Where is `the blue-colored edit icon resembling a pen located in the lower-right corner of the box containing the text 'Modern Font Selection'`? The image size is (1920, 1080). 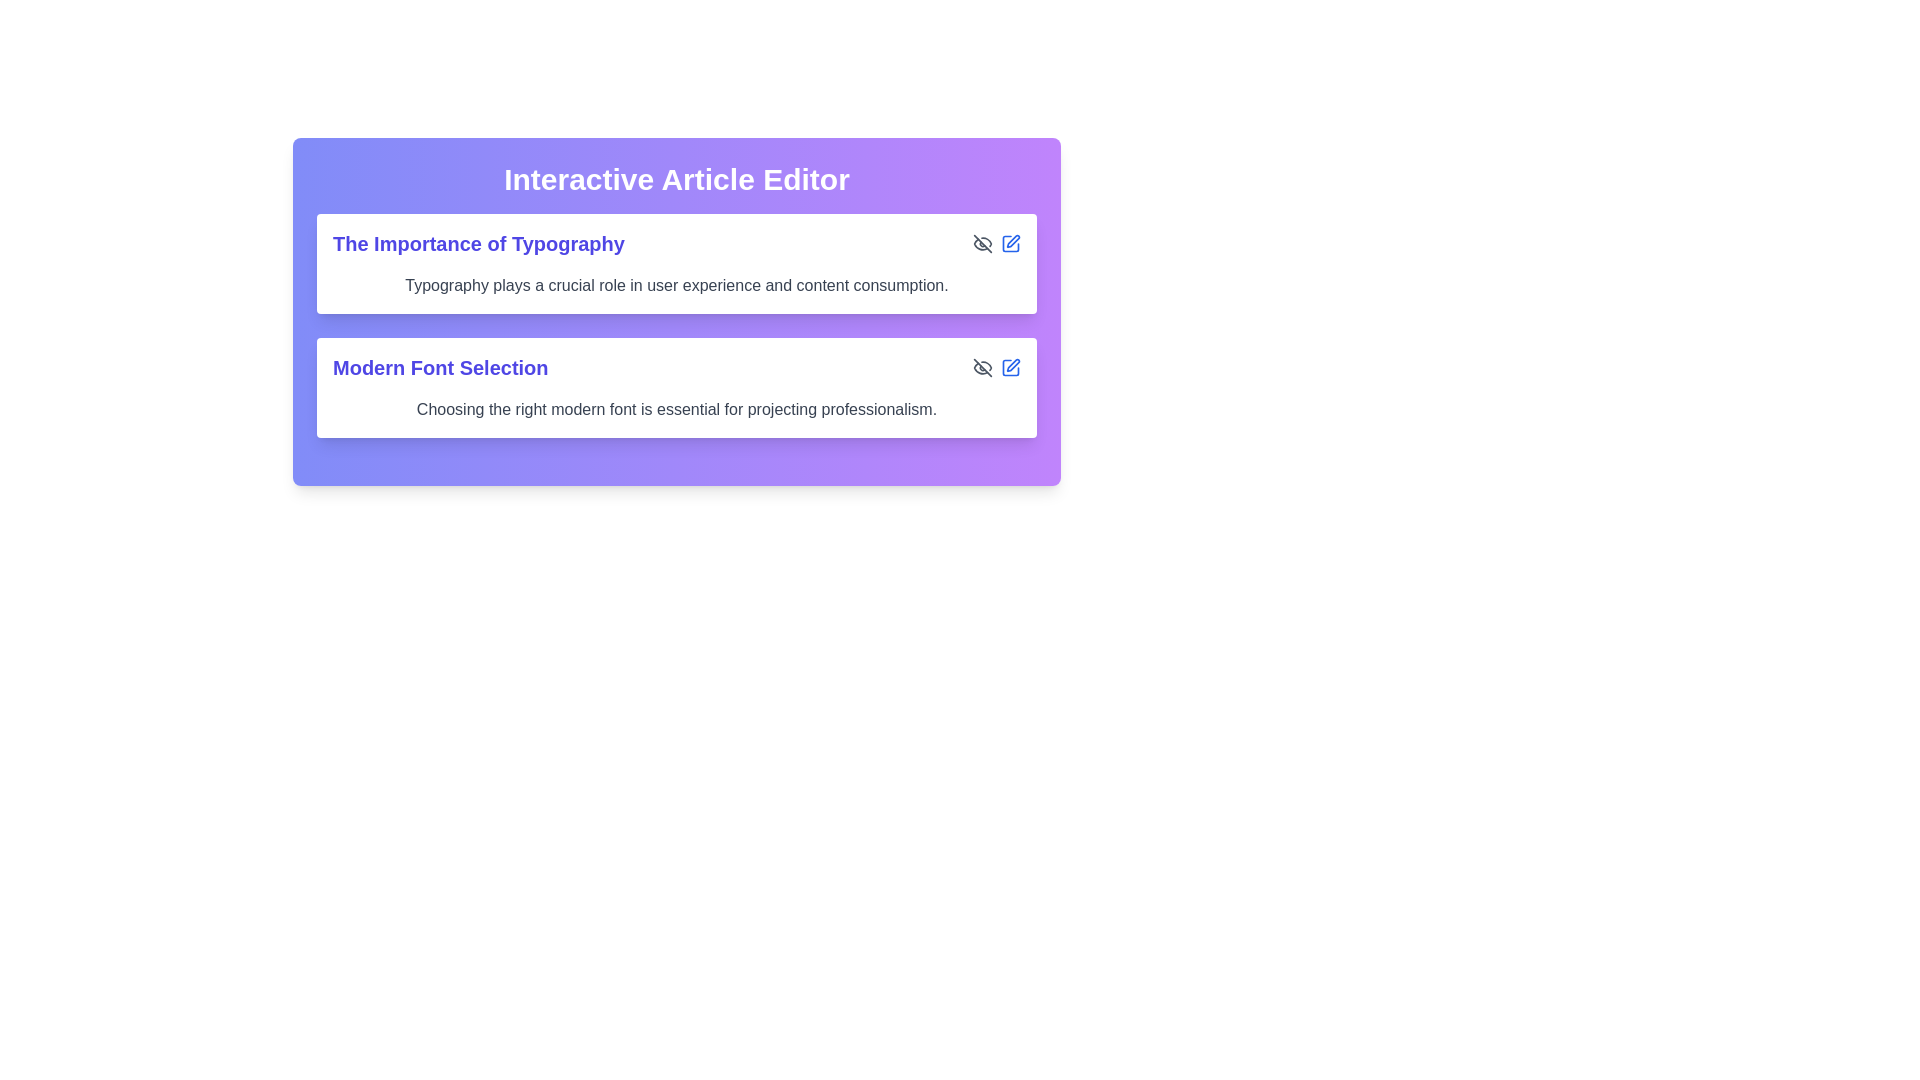
the blue-colored edit icon resembling a pen located in the lower-right corner of the box containing the text 'Modern Font Selection' is located at coordinates (1011, 367).